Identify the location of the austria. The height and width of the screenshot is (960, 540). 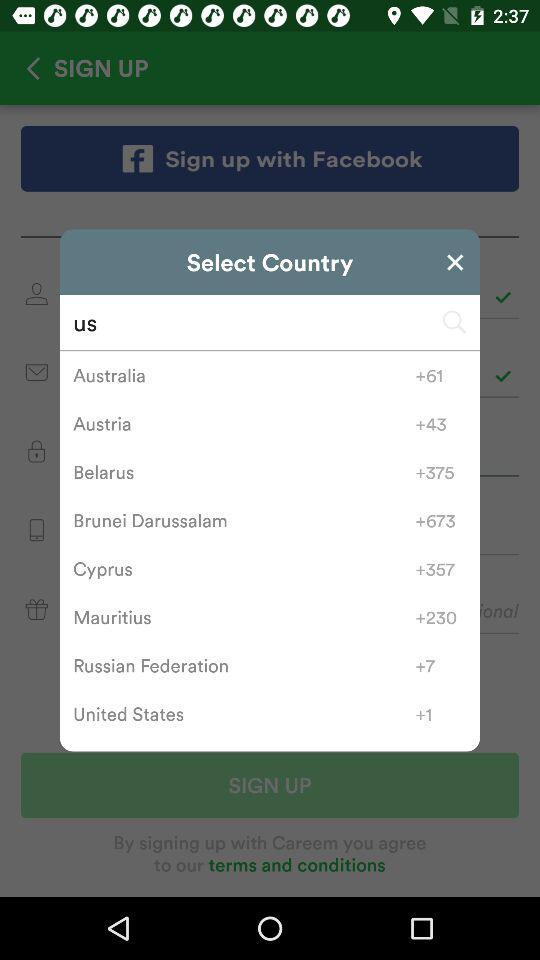
(244, 423).